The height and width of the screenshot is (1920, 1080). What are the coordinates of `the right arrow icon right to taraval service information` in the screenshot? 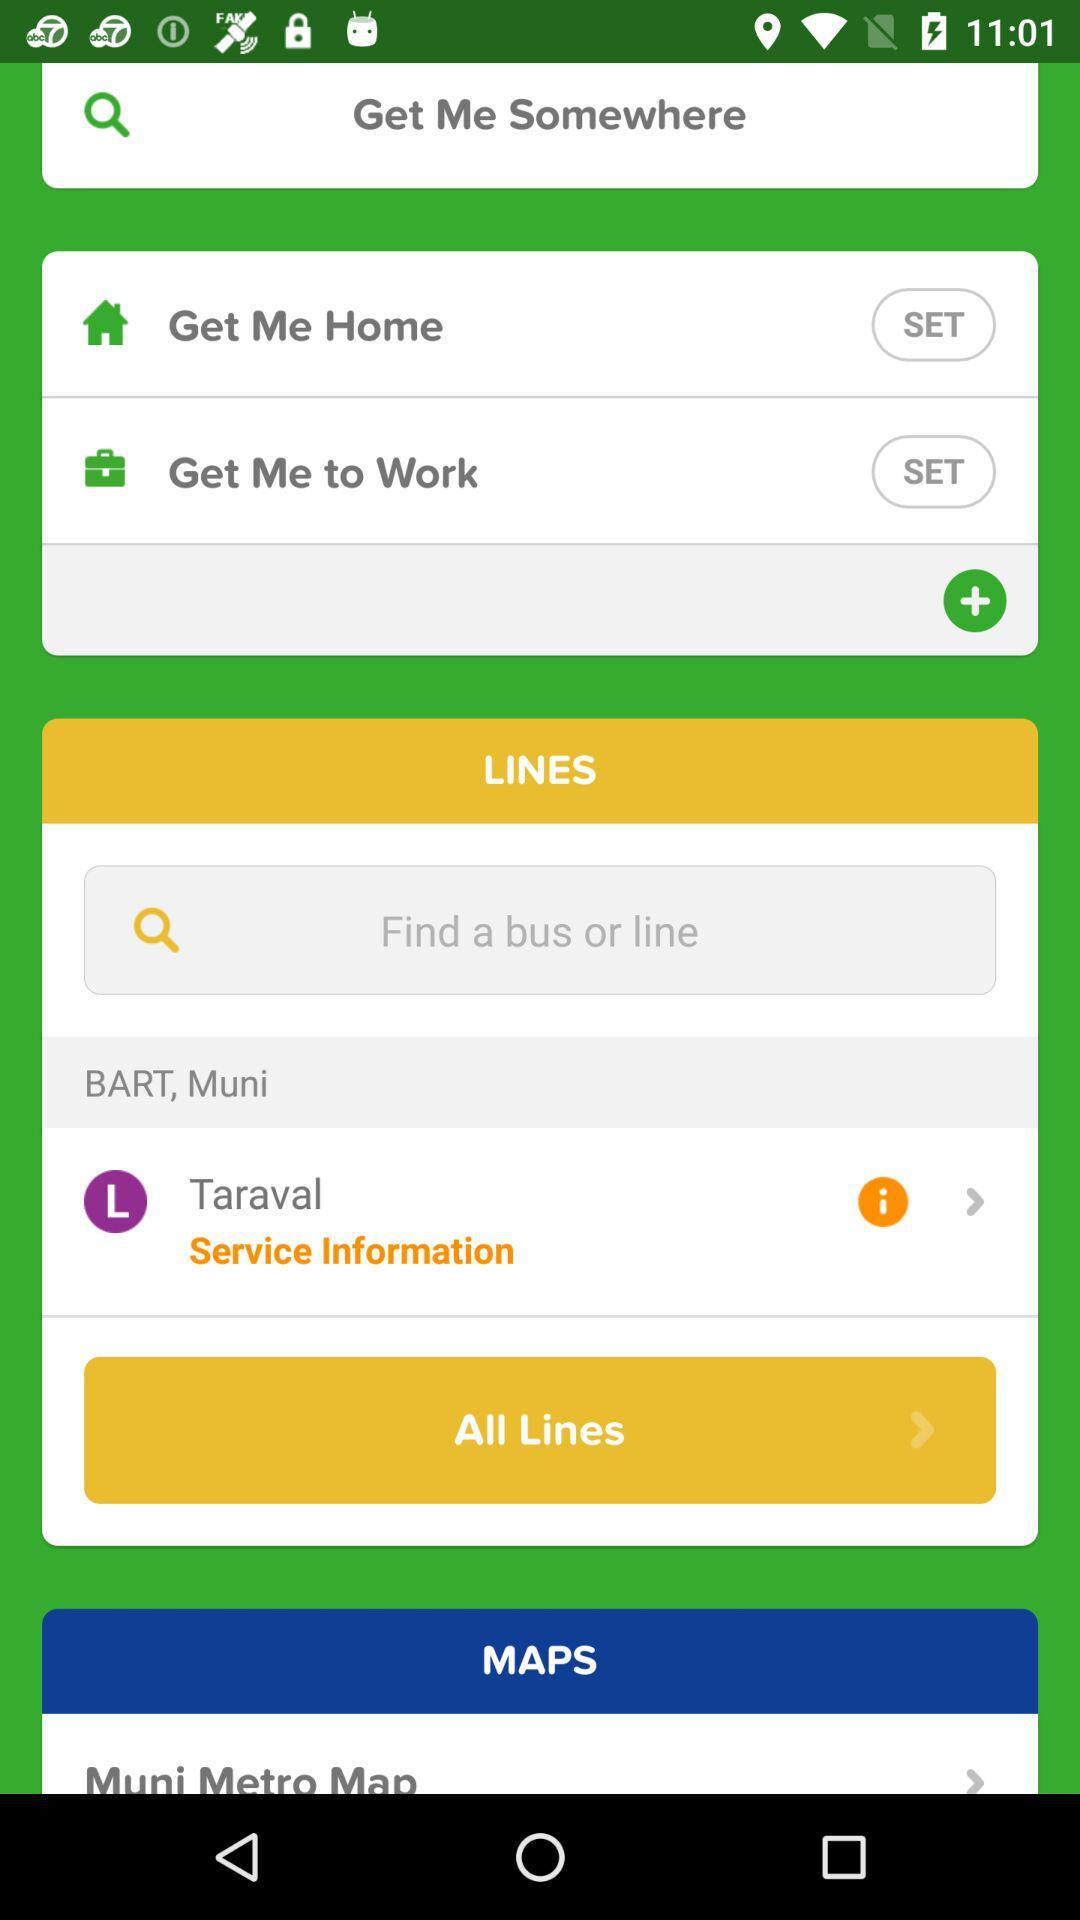 It's located at (974, 1200).